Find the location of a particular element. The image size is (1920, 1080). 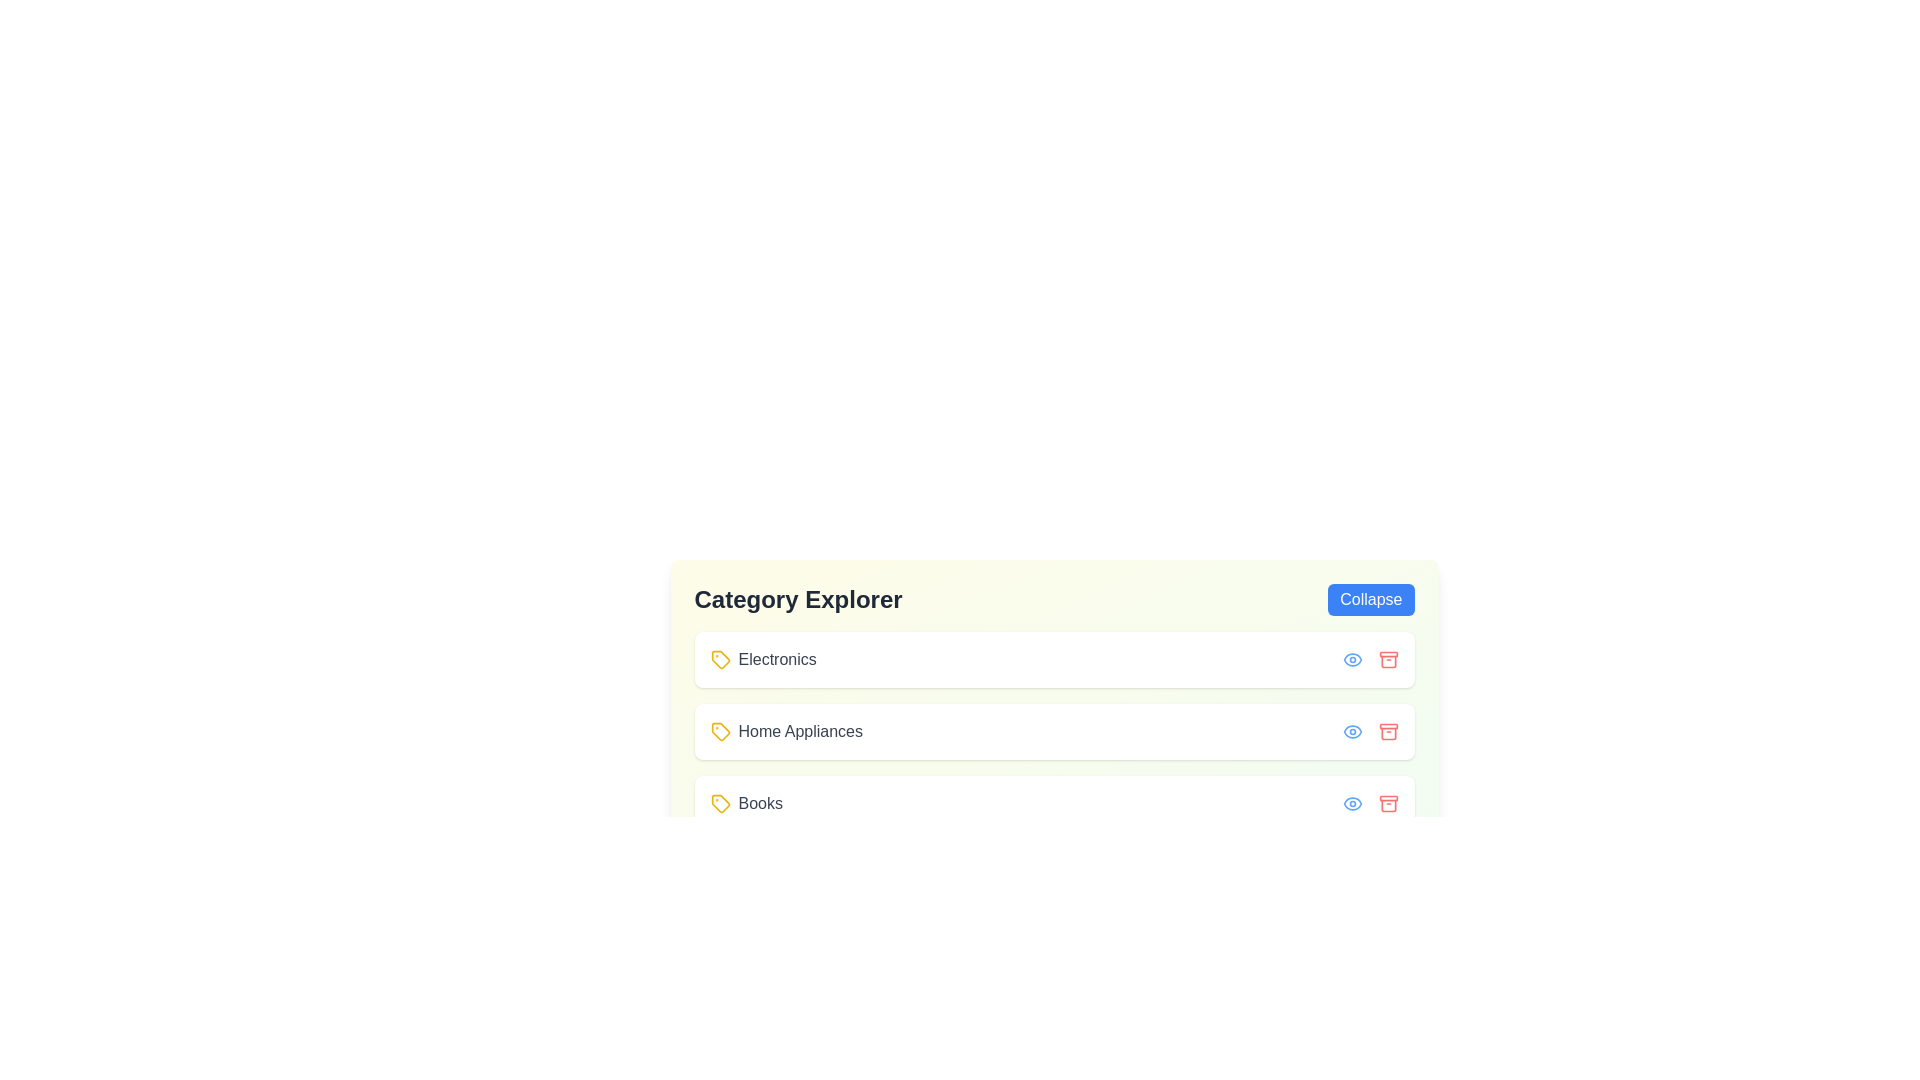

the eye icon located in the interactive toolbar of the 'Category Explorer' section is located at coordinates (1352, 659).